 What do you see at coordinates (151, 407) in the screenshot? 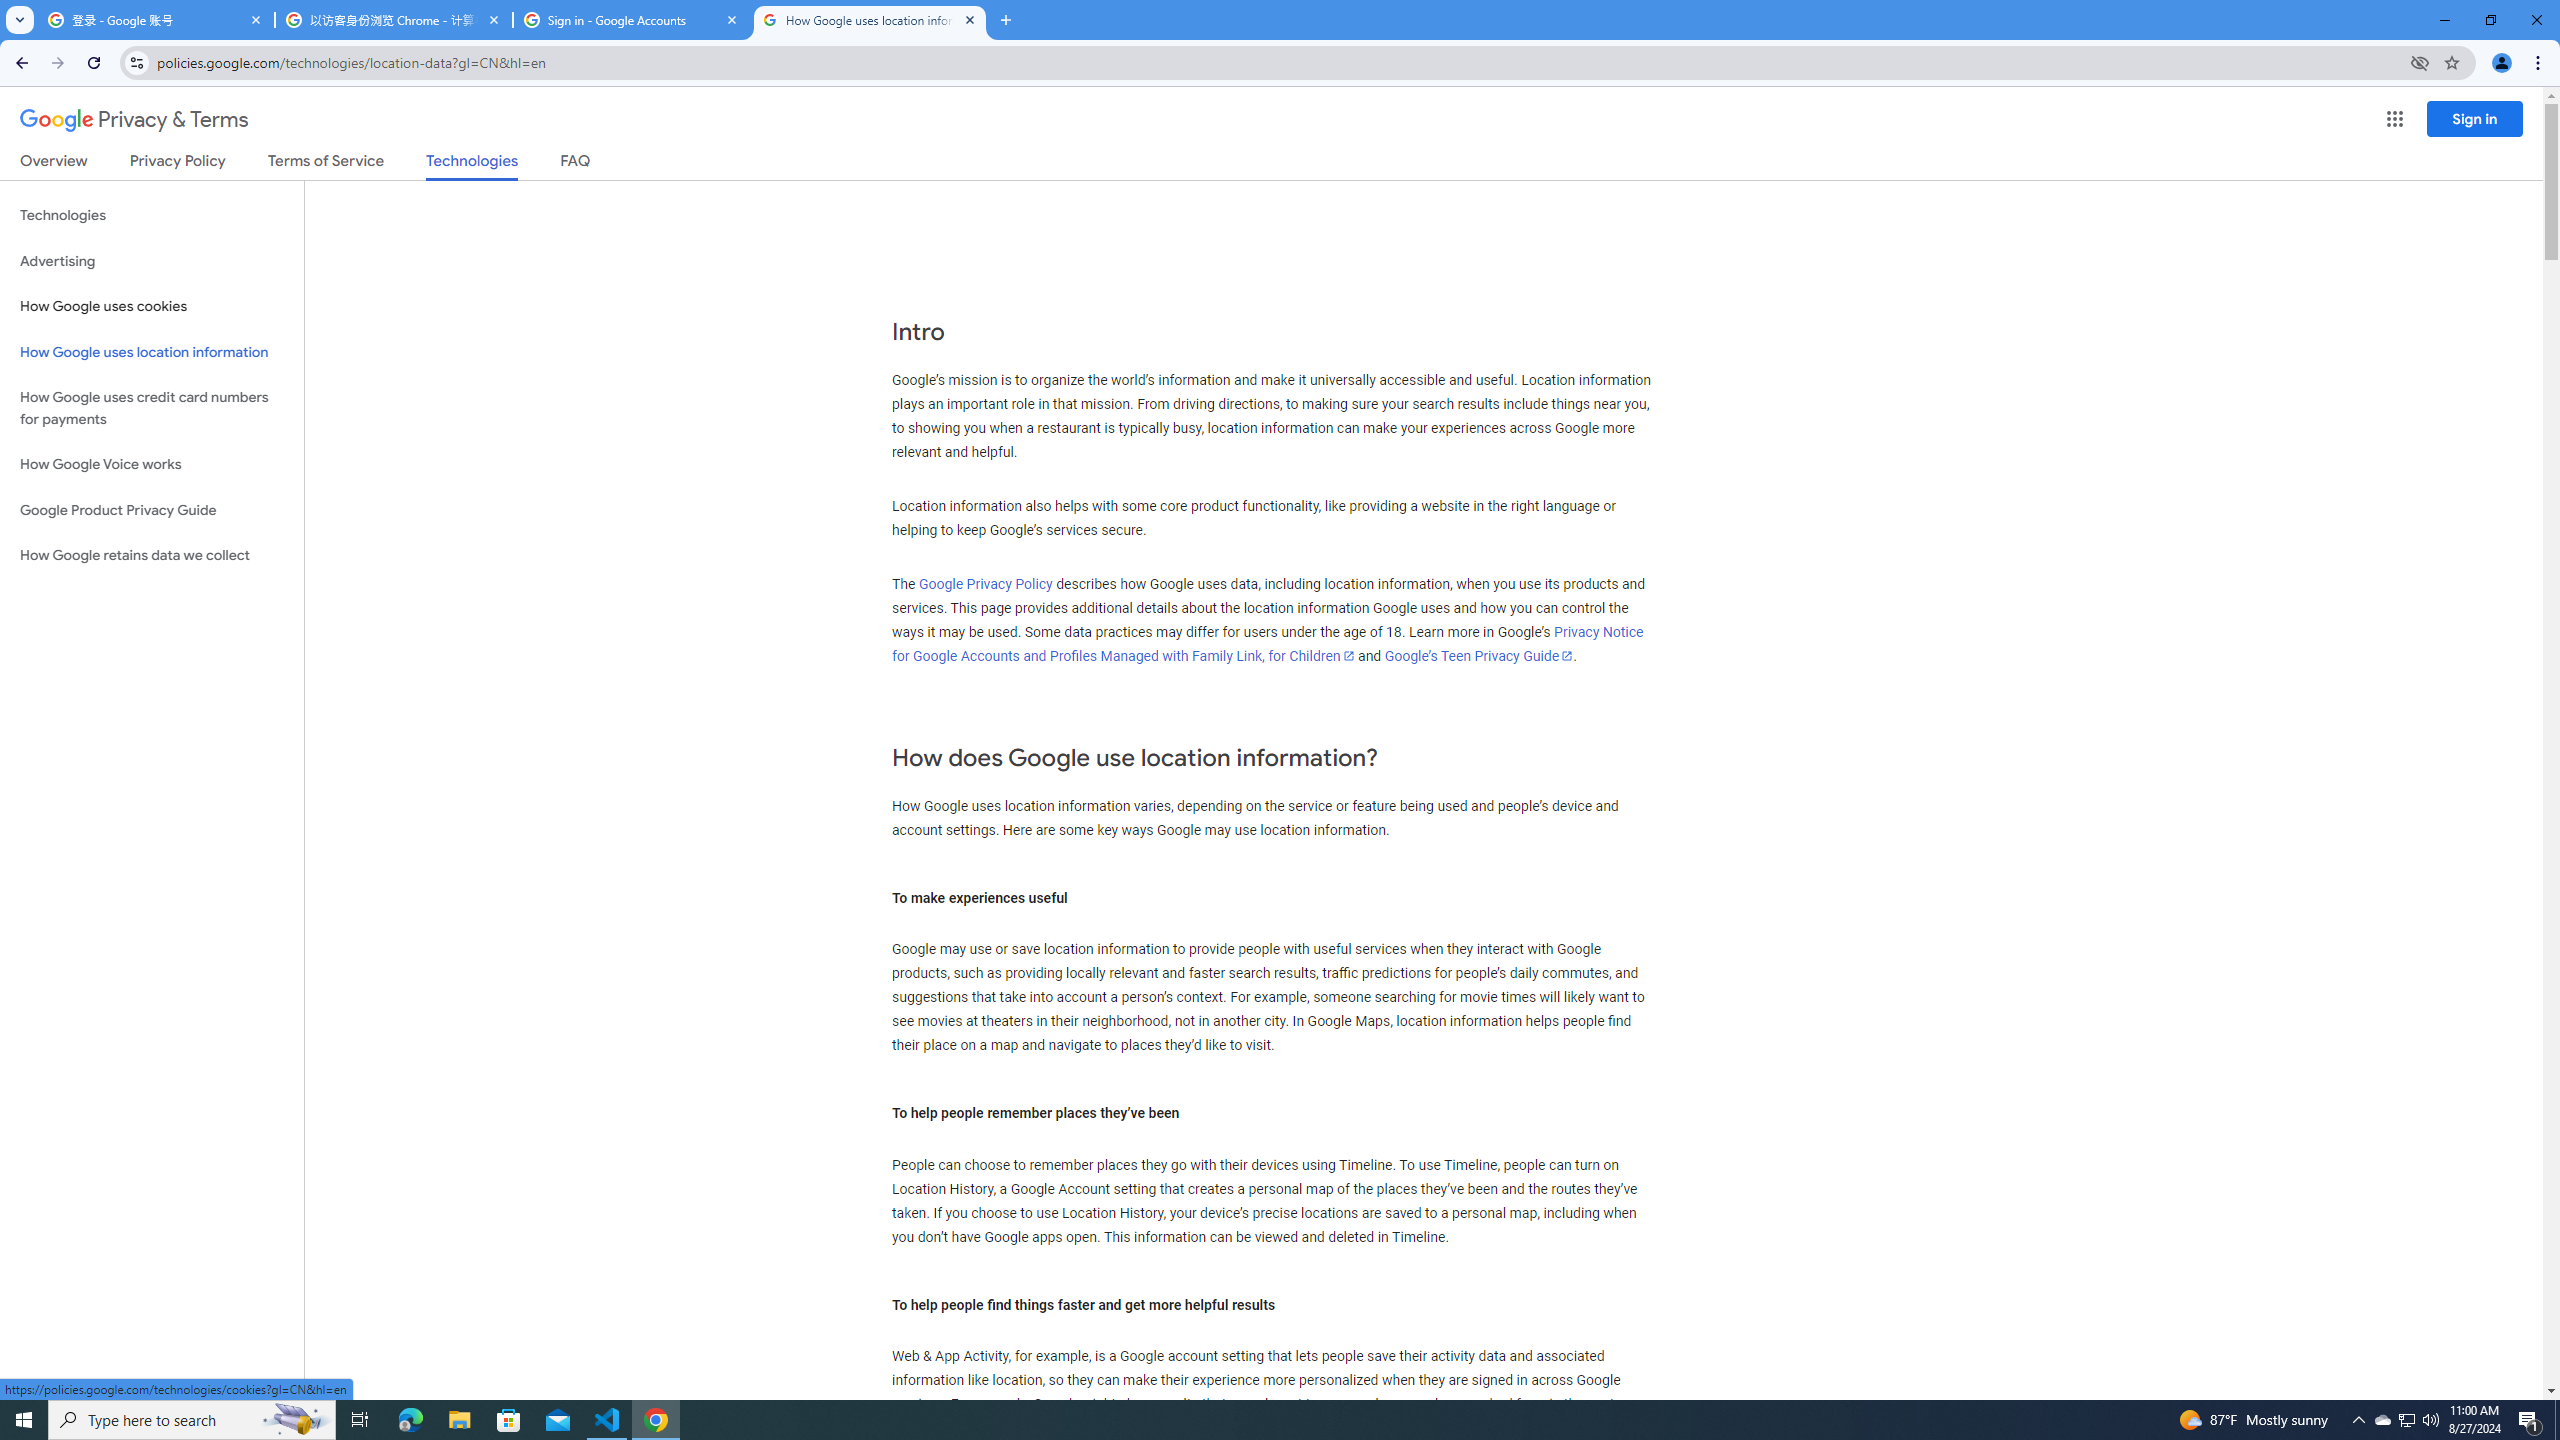
I see `'How Google uses credit card numbers for payments'` at bounding box center [151, 407].